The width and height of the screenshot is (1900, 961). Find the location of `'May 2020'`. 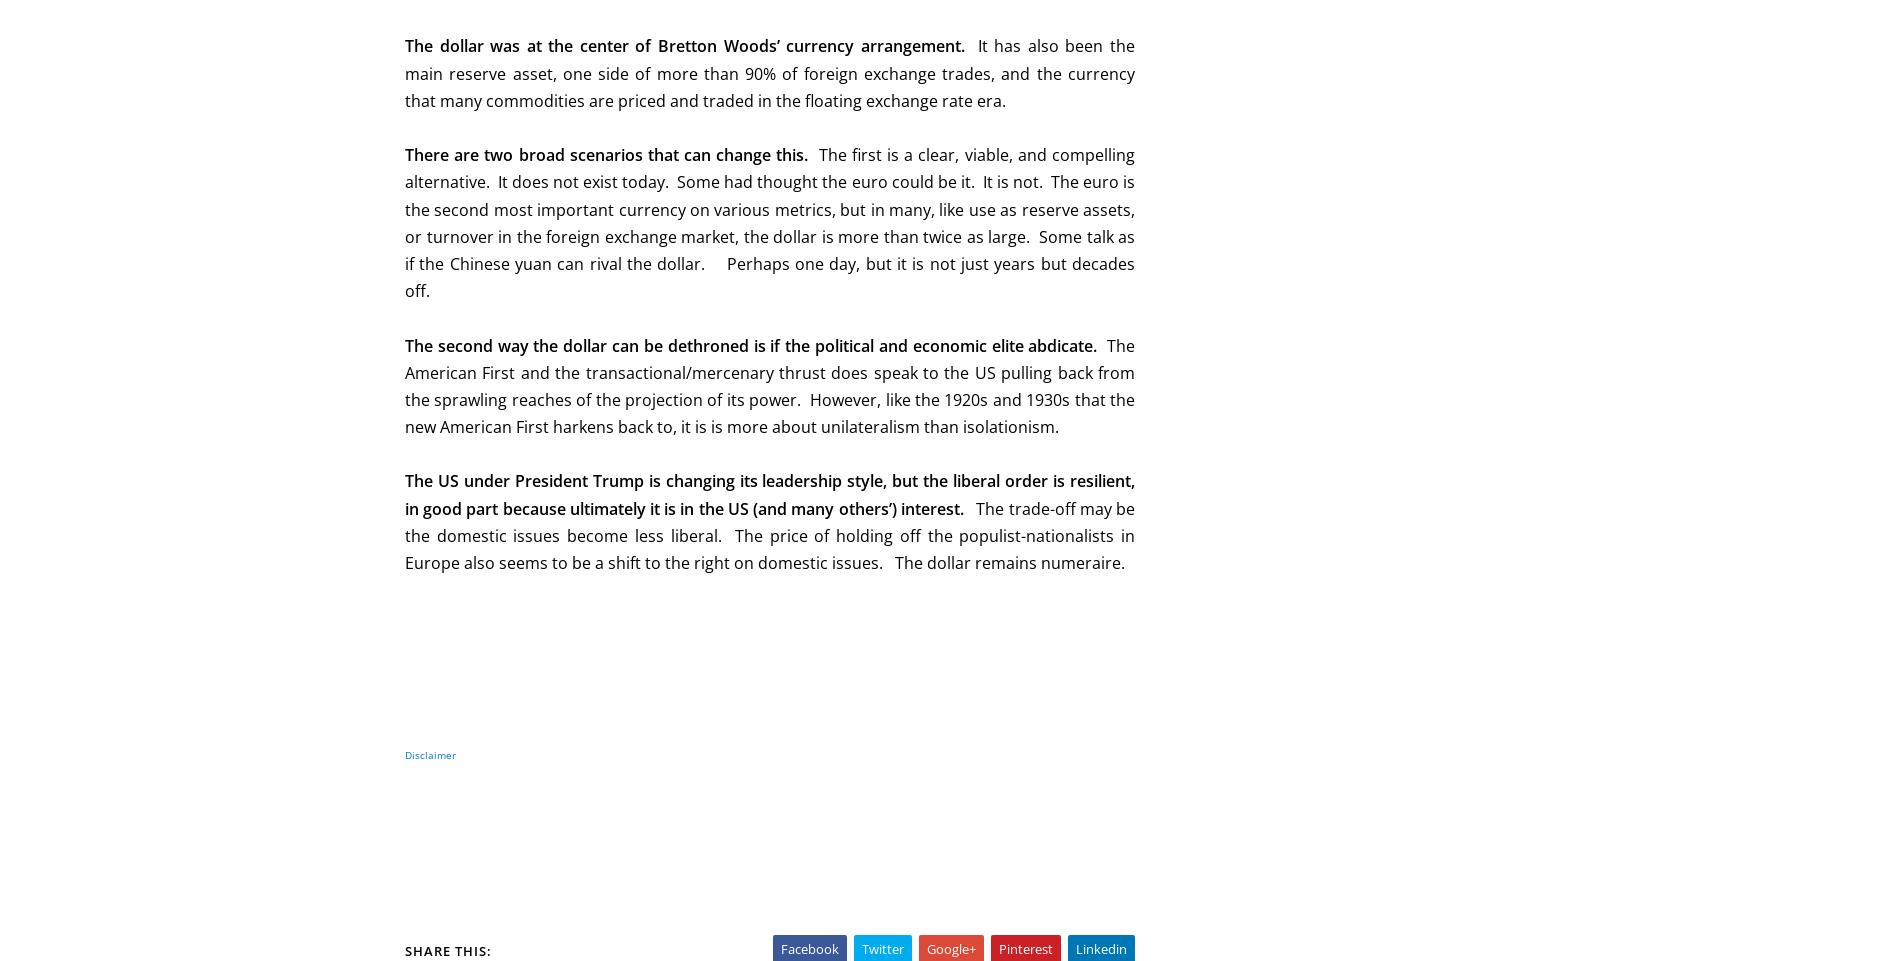

'May 2020' is located at coordinates (1238, 799).